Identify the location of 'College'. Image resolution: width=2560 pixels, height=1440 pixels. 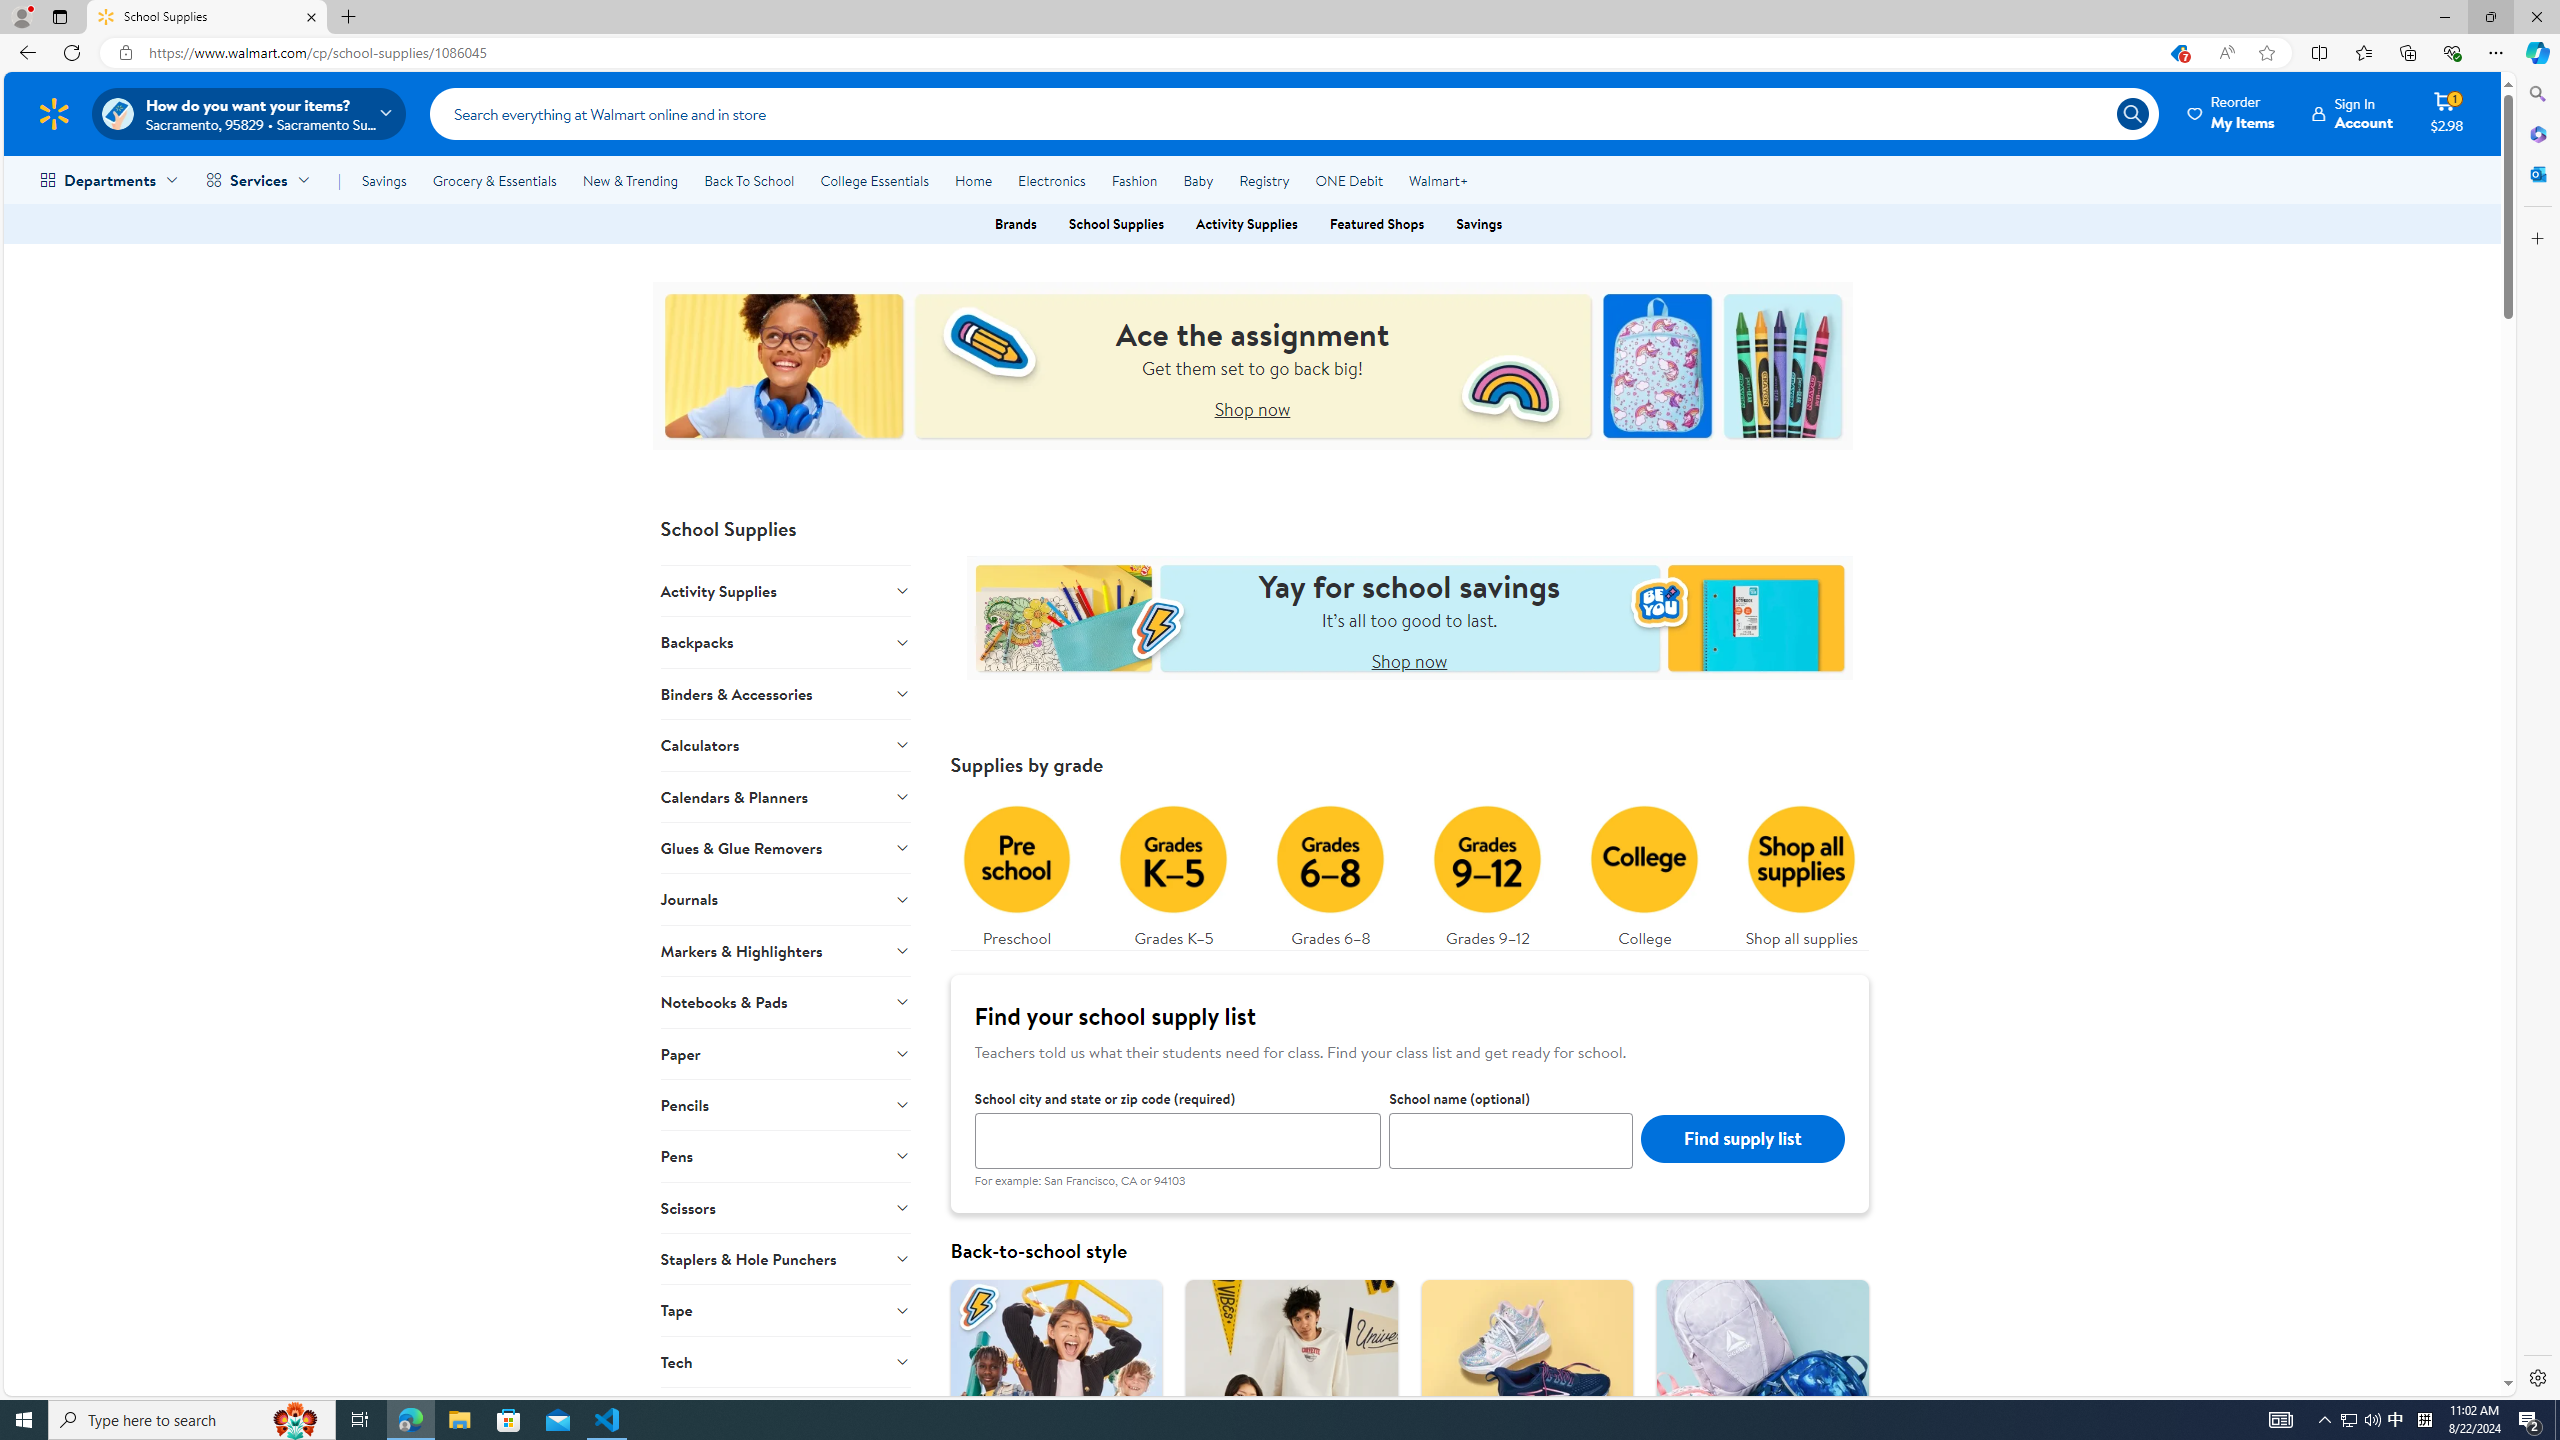
(1643, 870).